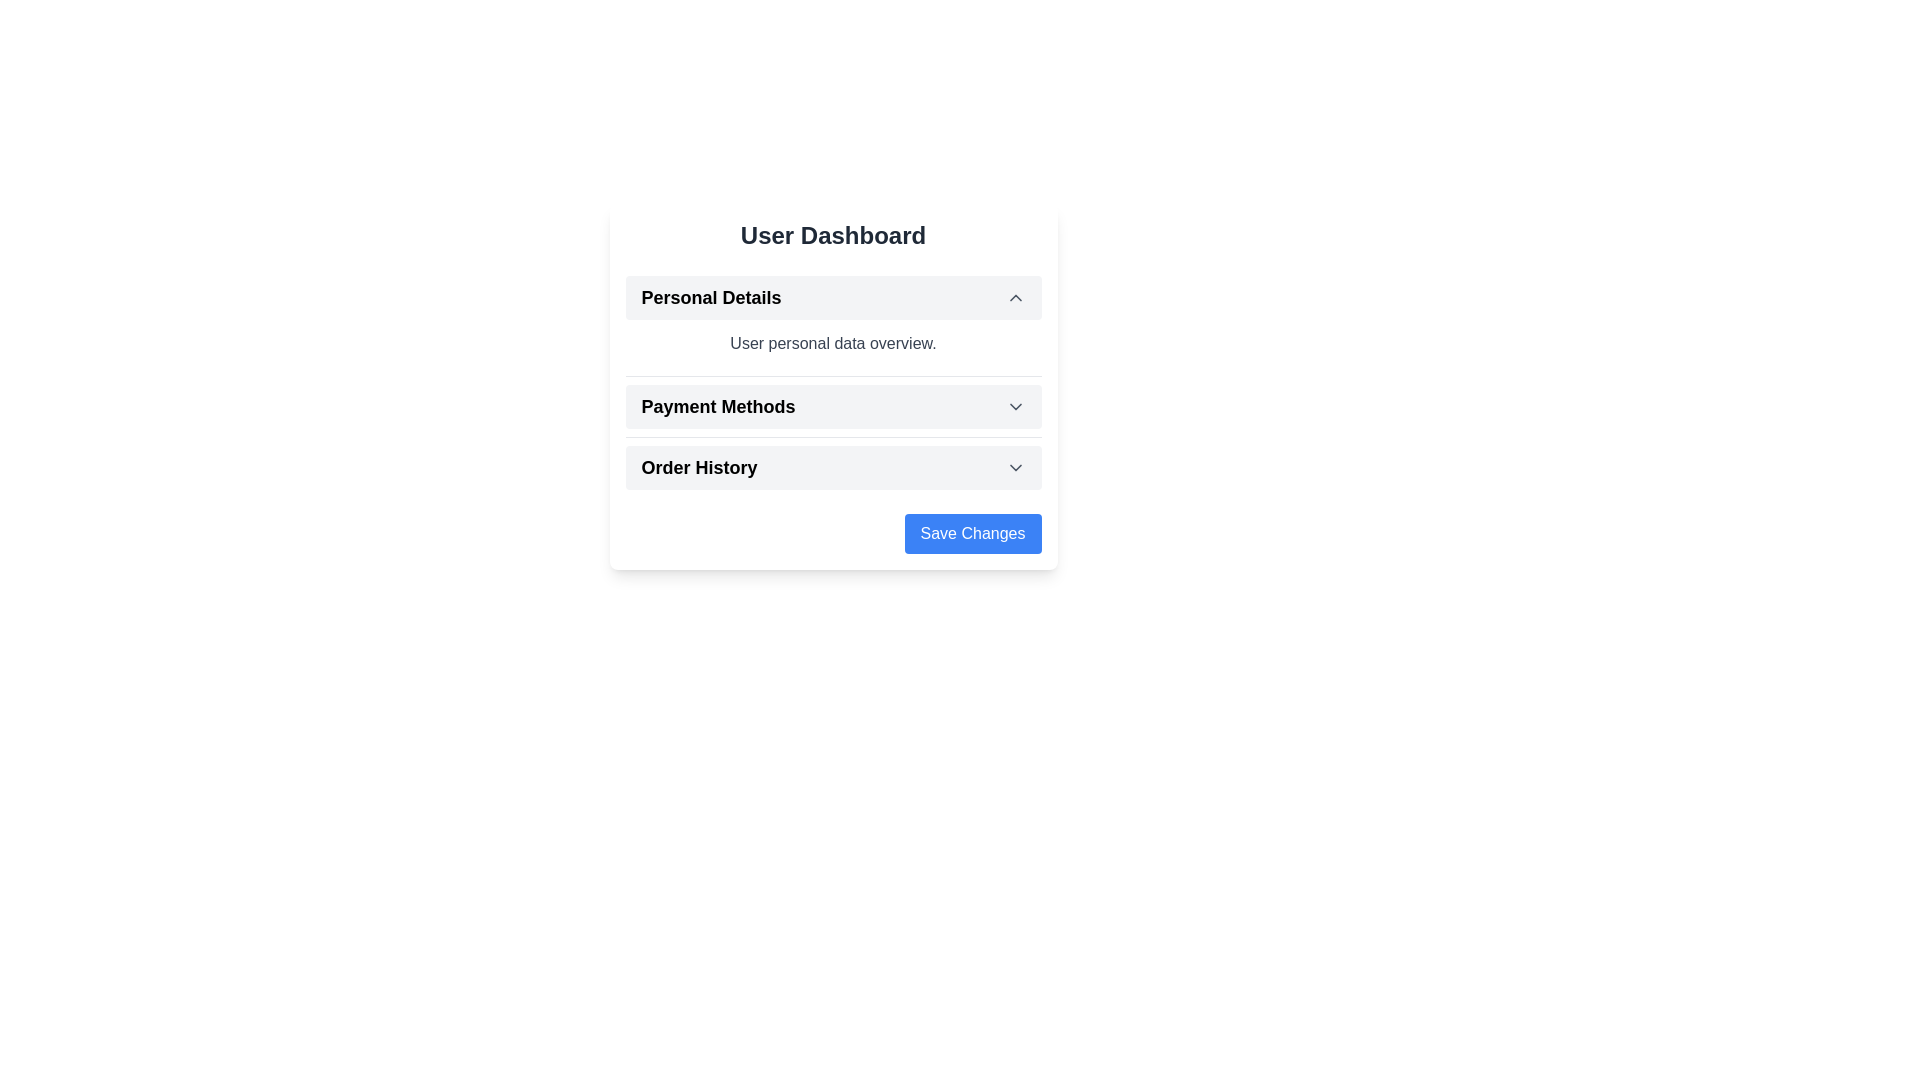 The image size is (1920, 1080). What do you see at coordinates (1015, 406) in the screenshot?
I see `the chevron icon on the far right side of the 'Payment Methods' row` at bounding box center [1015, 406].